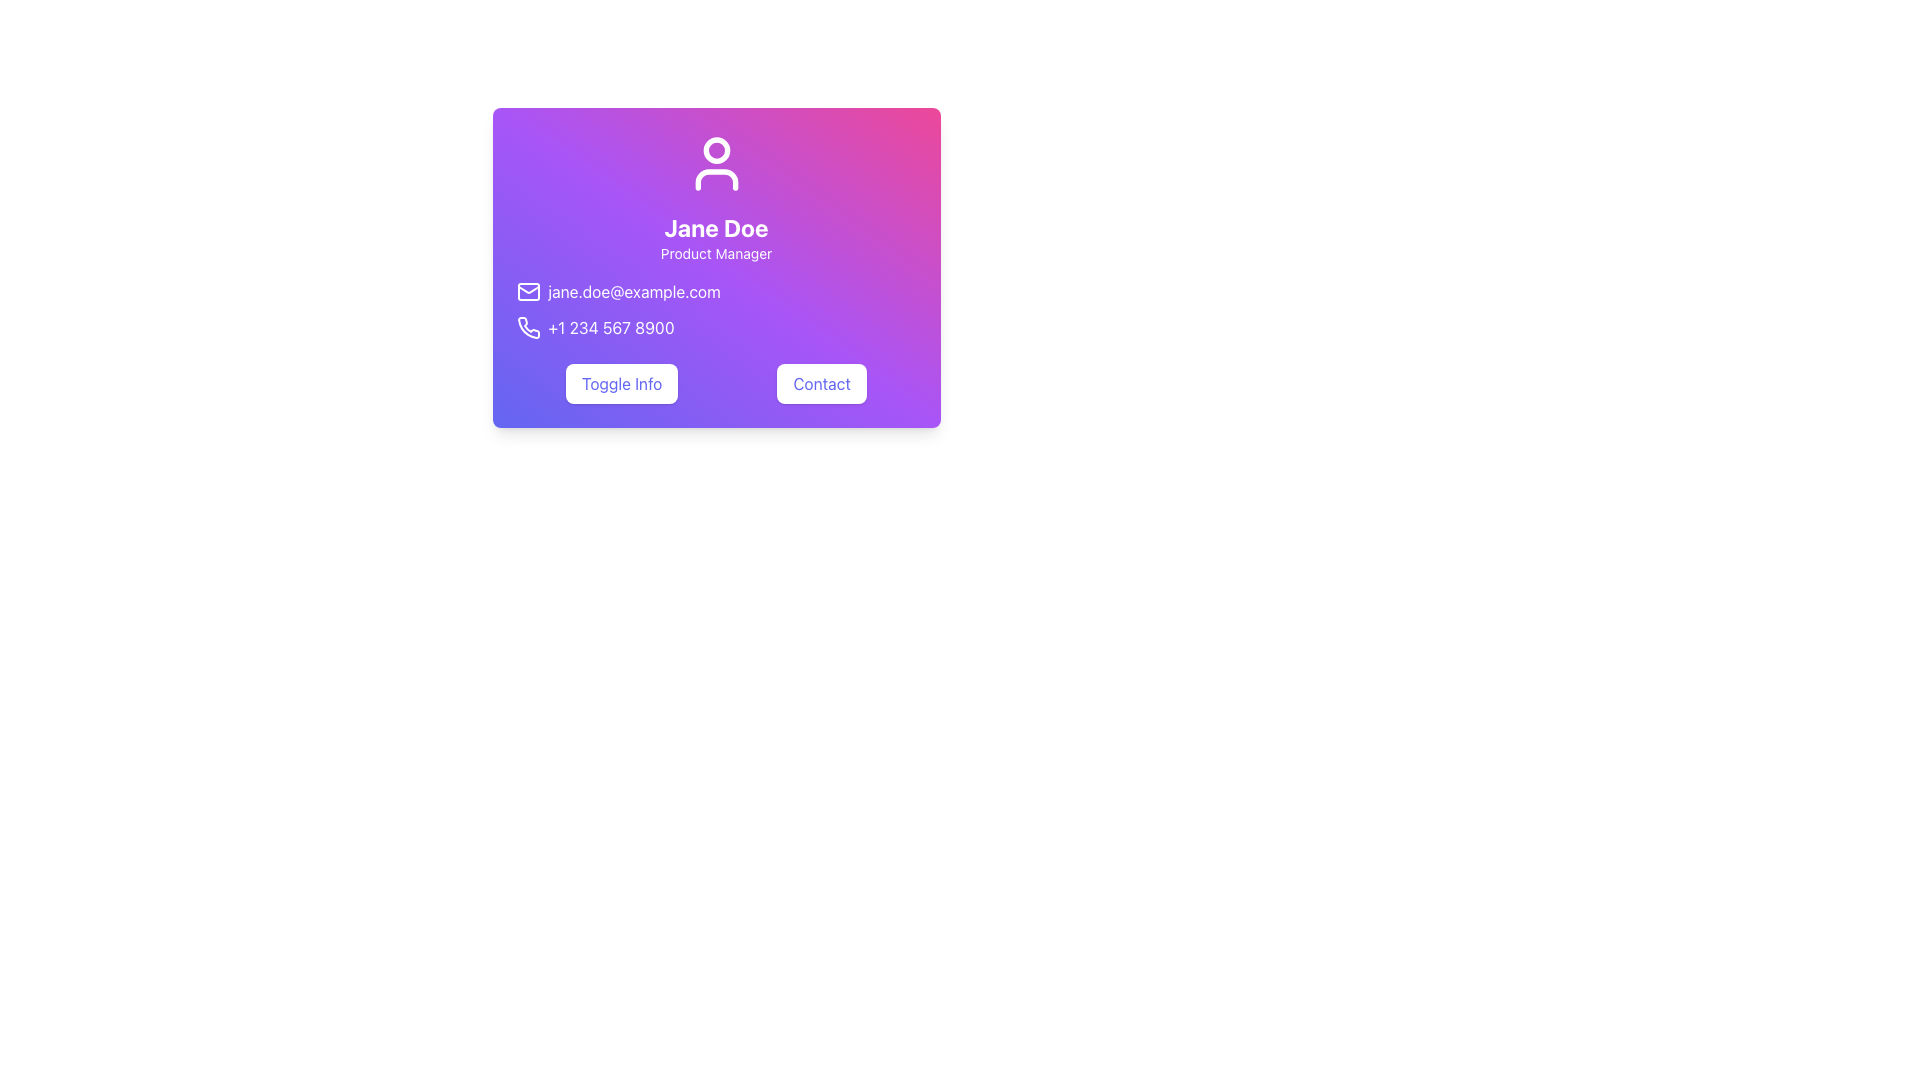  I want to click on the email address display in the contact information section, located beneath the name and job title, above the phone number, so click(716, 292).